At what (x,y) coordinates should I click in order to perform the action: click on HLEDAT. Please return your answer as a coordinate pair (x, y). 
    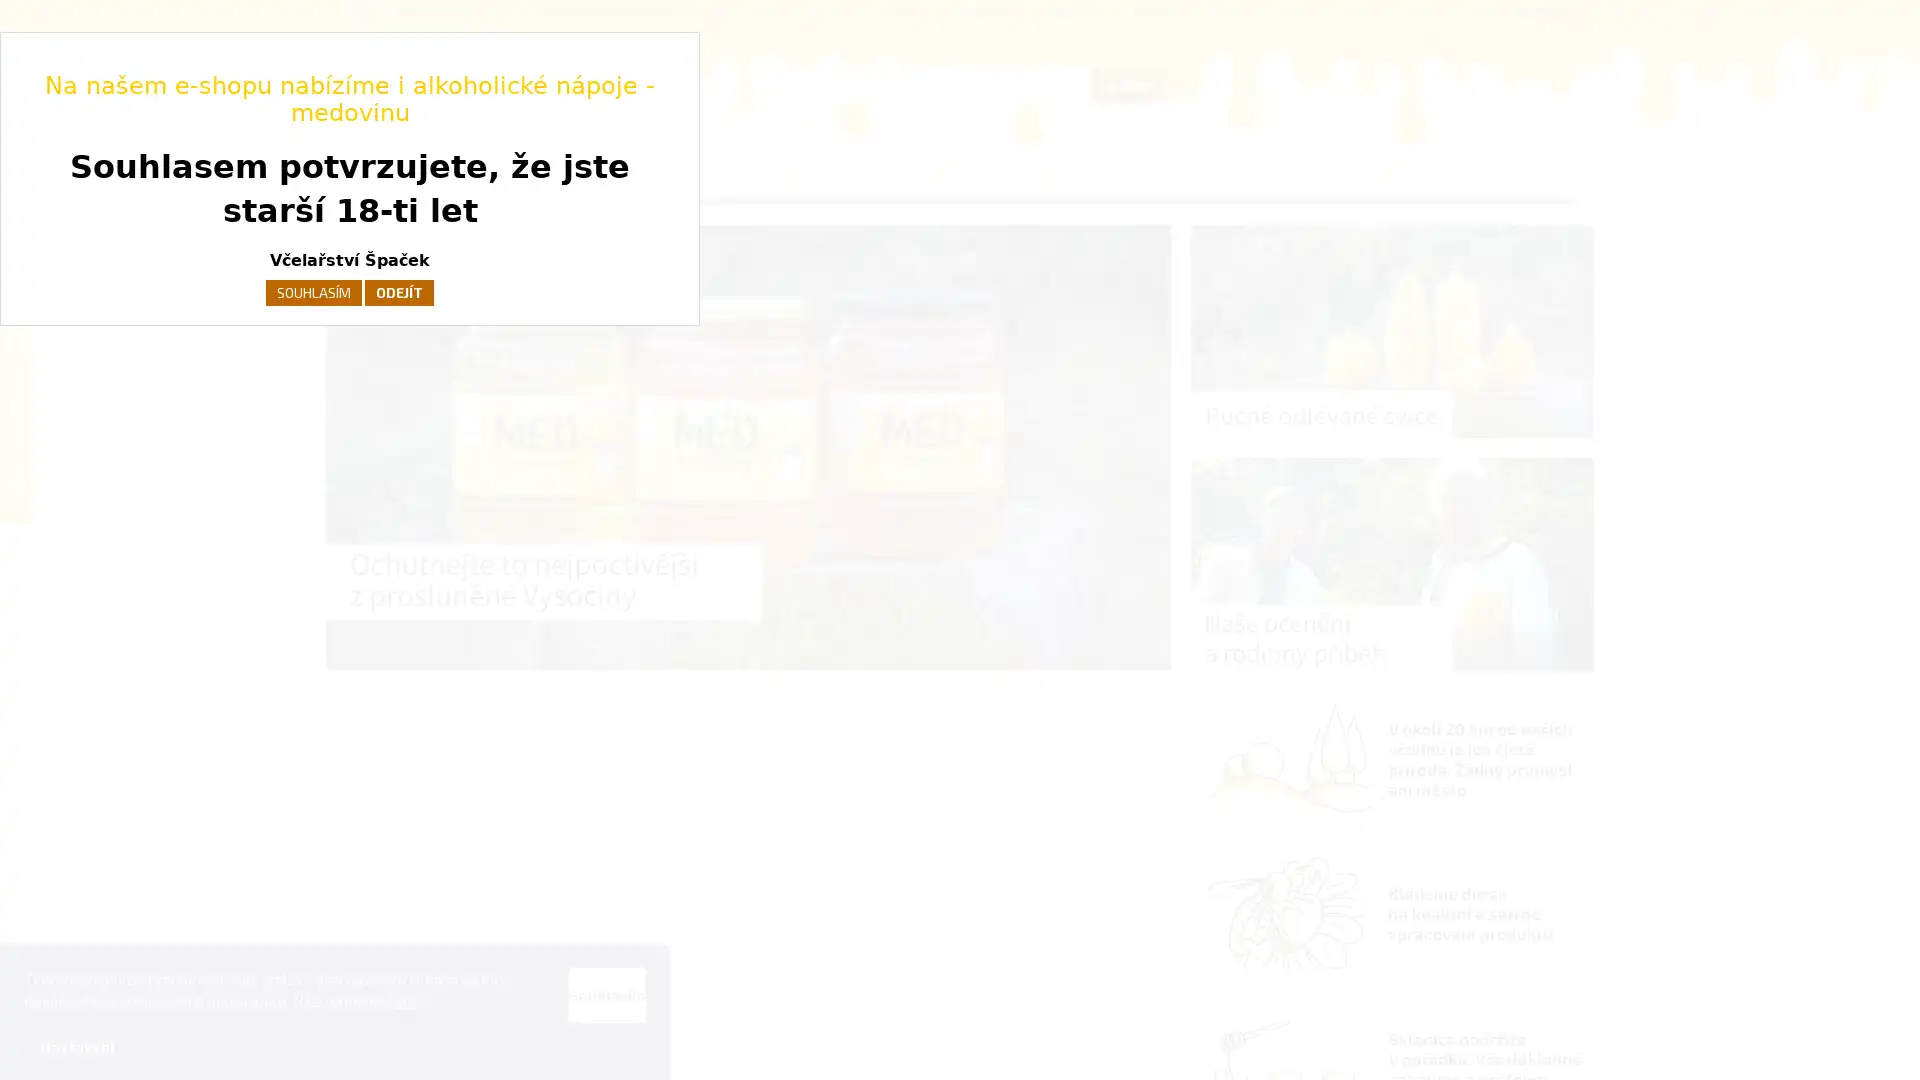
    Looking at the image, I should click on (1127, 110).